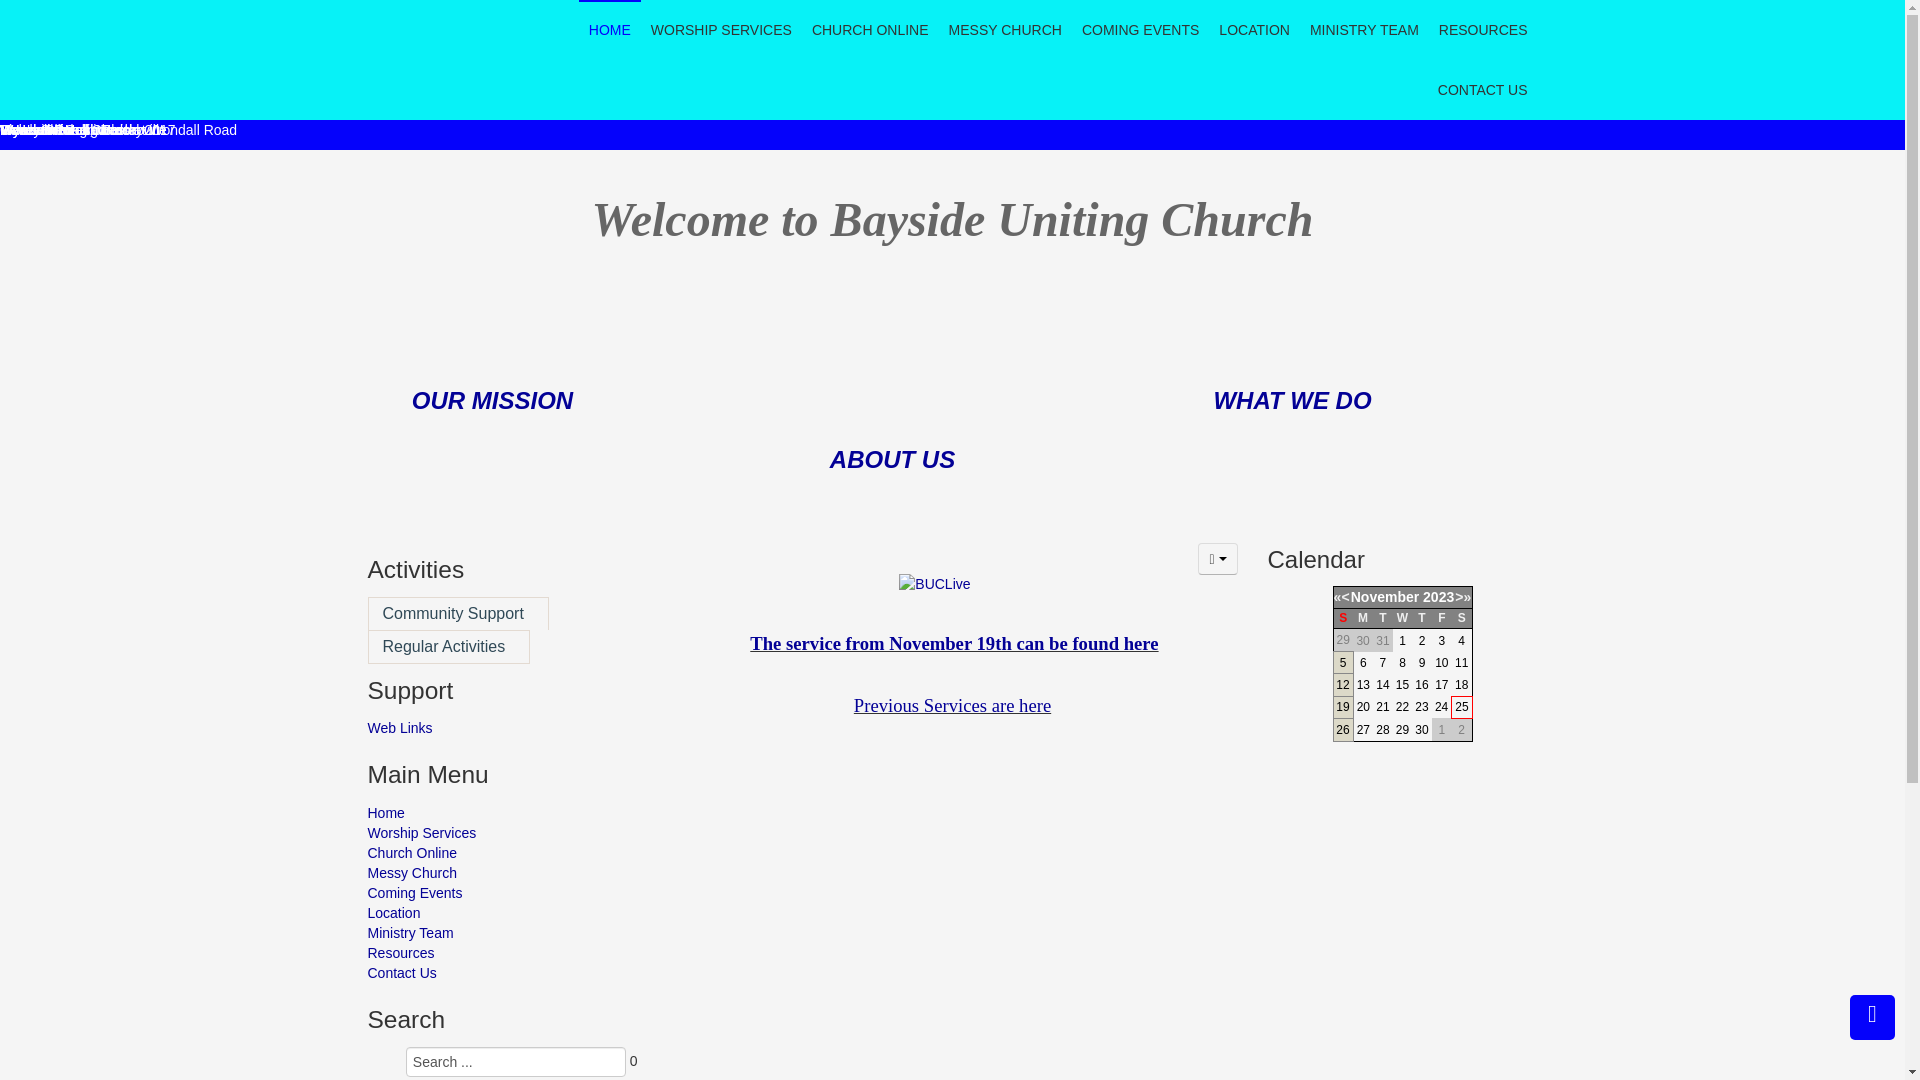  What do you see at coordinates (1438, 30) in the screenshot?
I see `'RESOURCES'` at bounding box center [1438, 30].